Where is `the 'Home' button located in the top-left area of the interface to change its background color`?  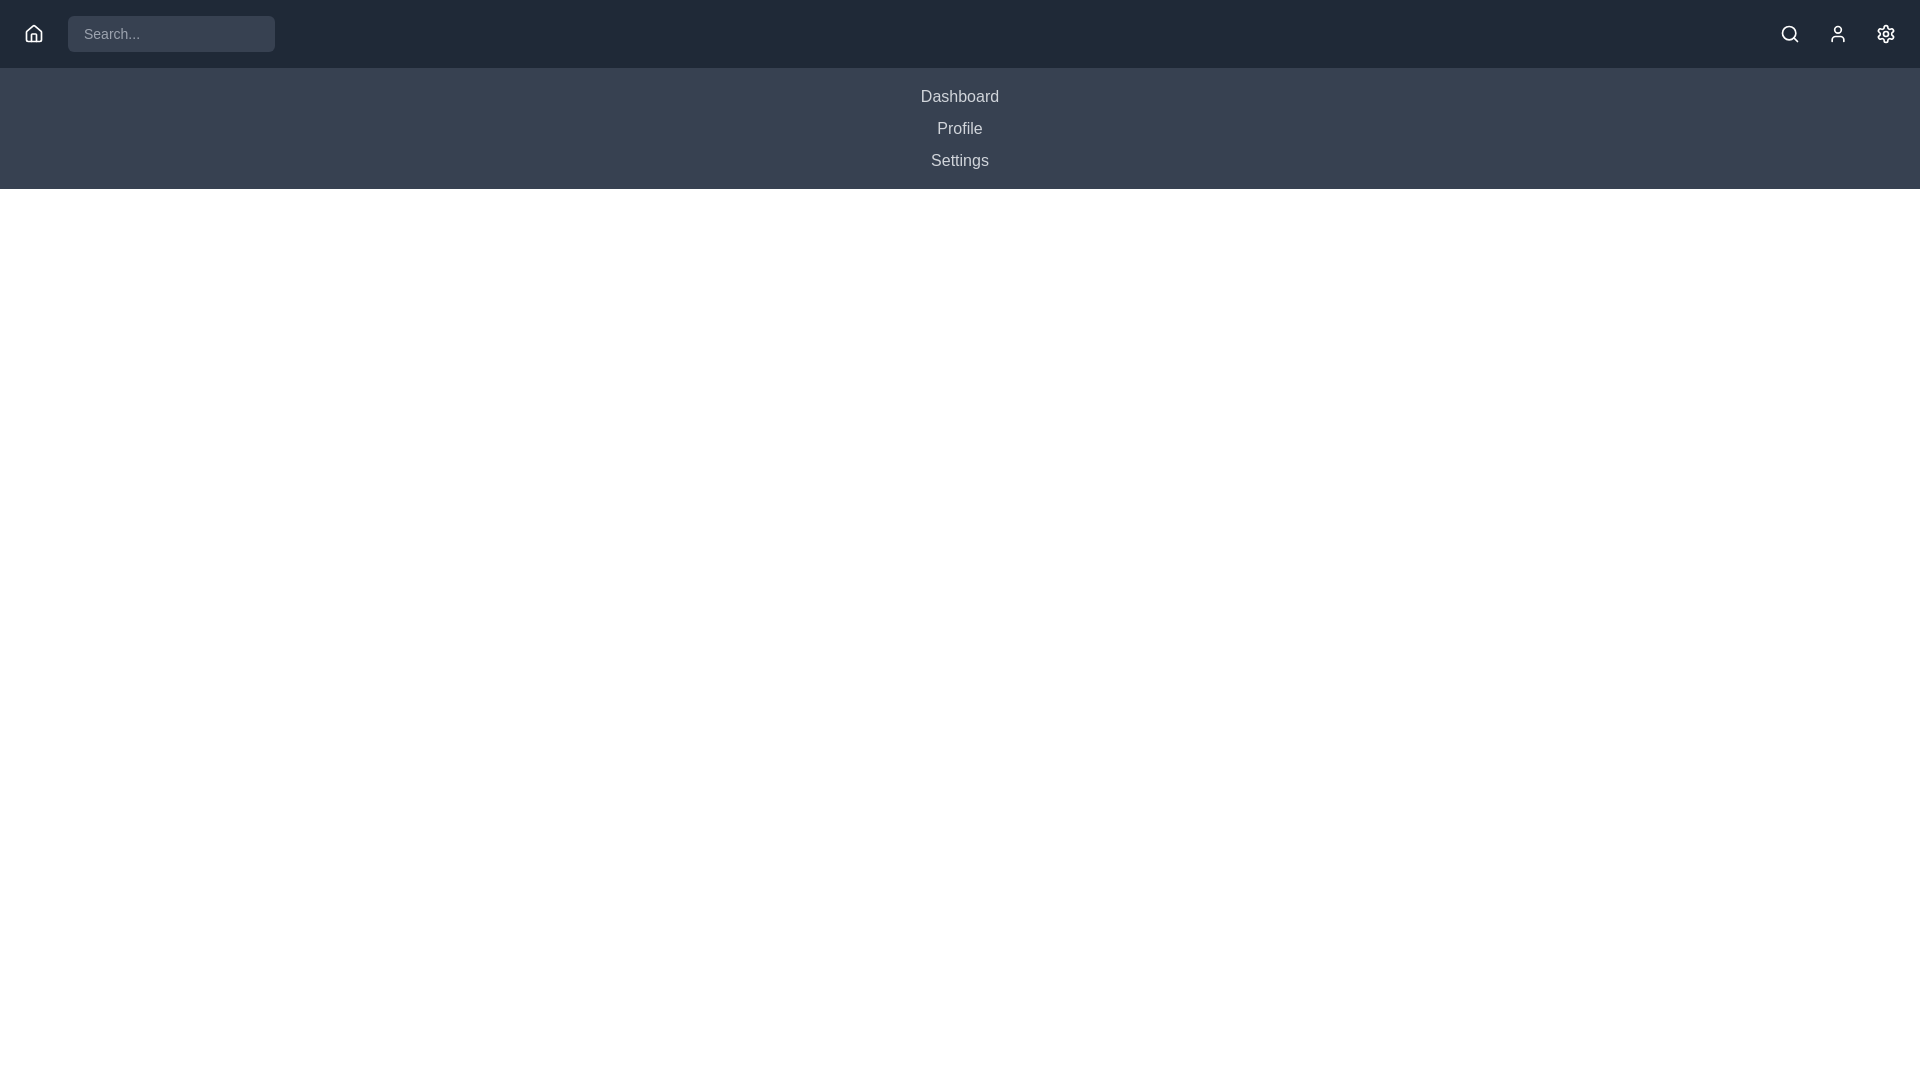
the 'Home' button located in the top-left area of the interface to change its background color is located at coordinates (33, 34).